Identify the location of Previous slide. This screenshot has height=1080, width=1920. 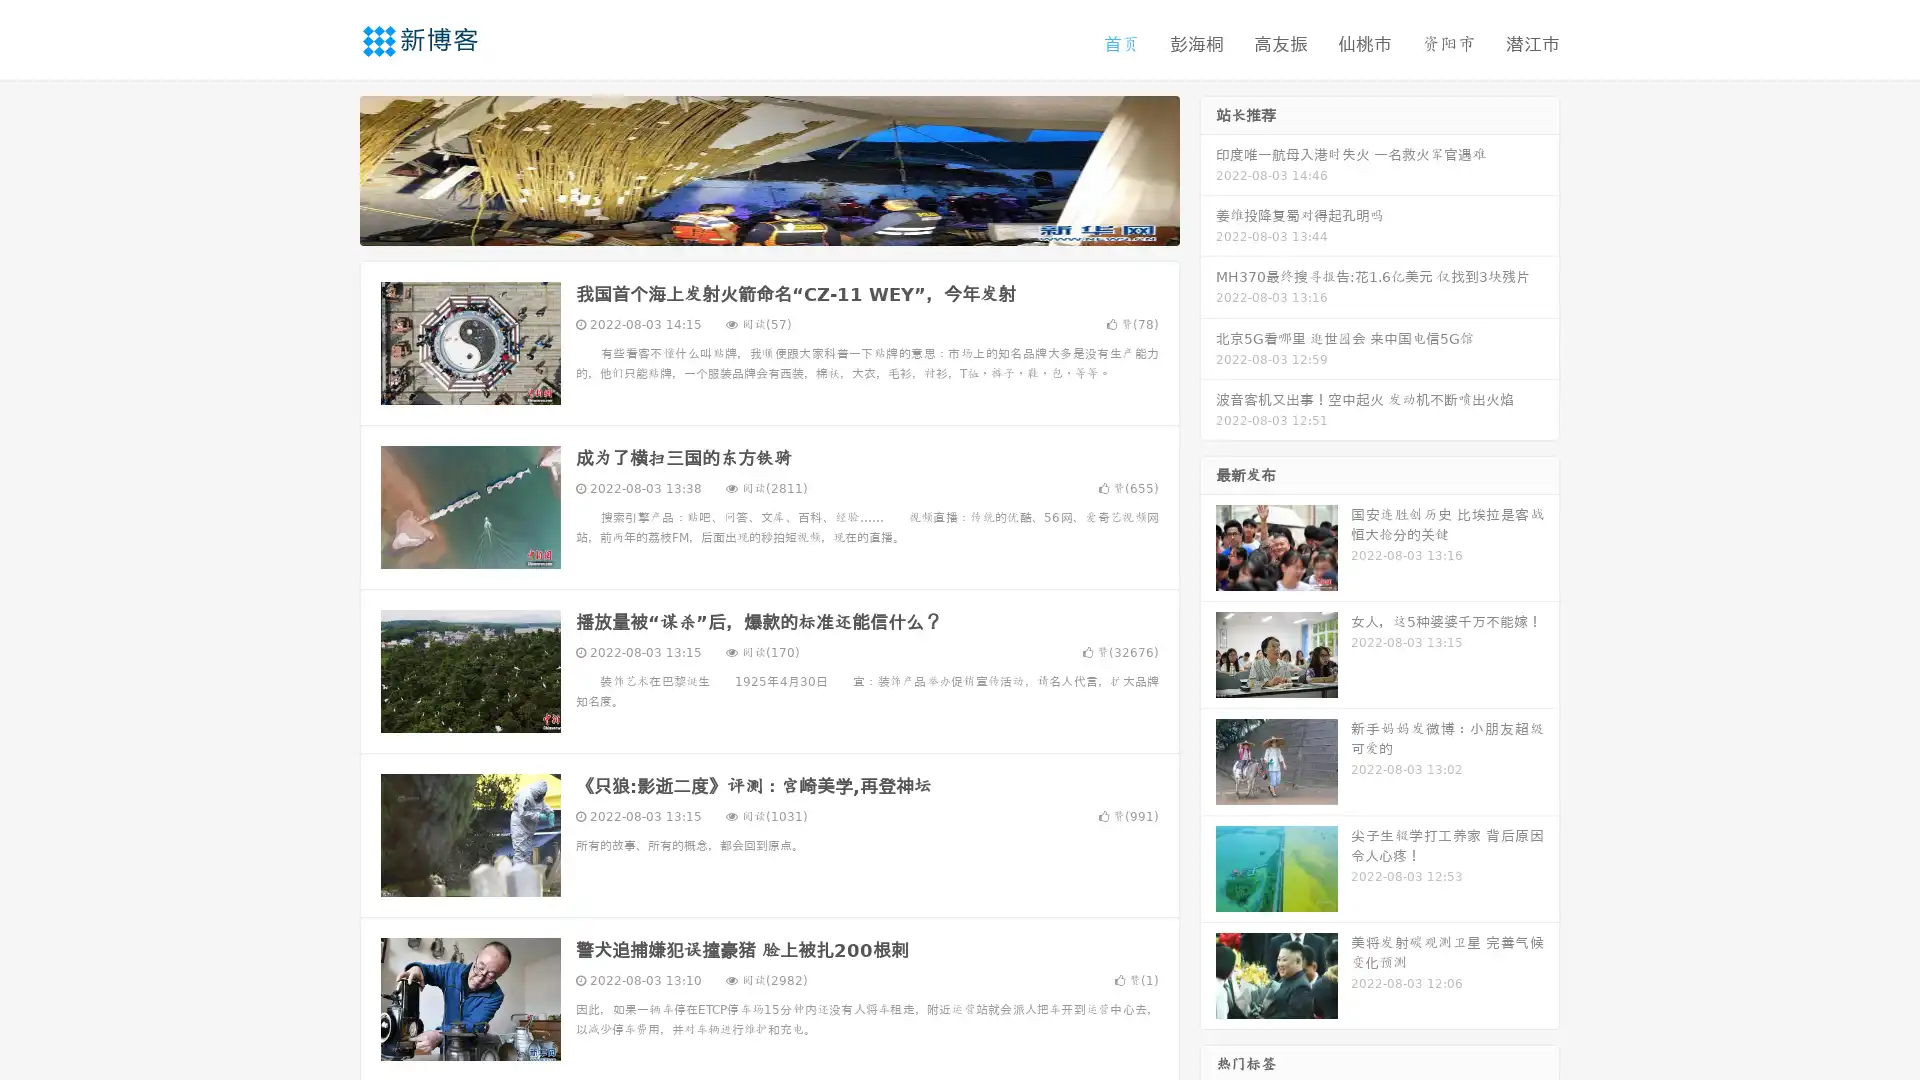
(330, 168).